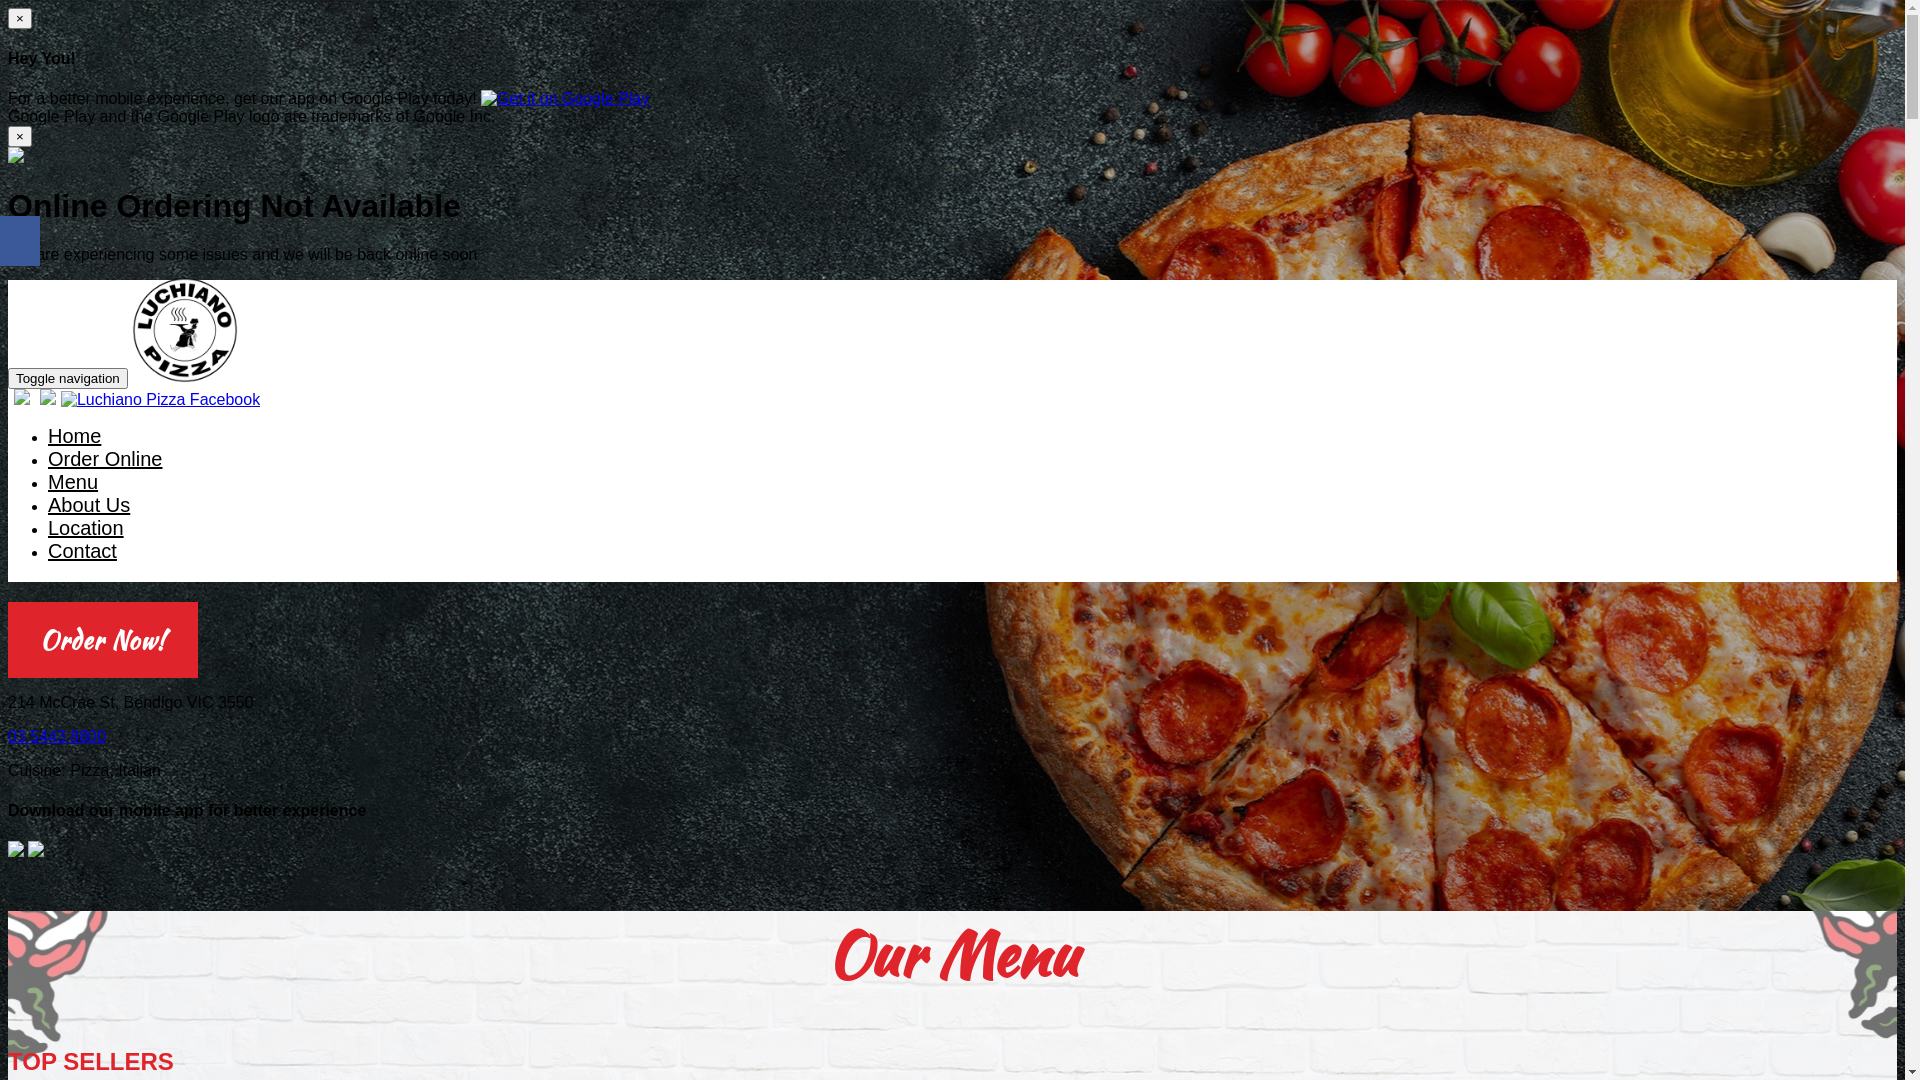 Image resolution: width=1920 pixels, height=1080 pixels. I want to click on 'Order Now!', so click(101, 640).